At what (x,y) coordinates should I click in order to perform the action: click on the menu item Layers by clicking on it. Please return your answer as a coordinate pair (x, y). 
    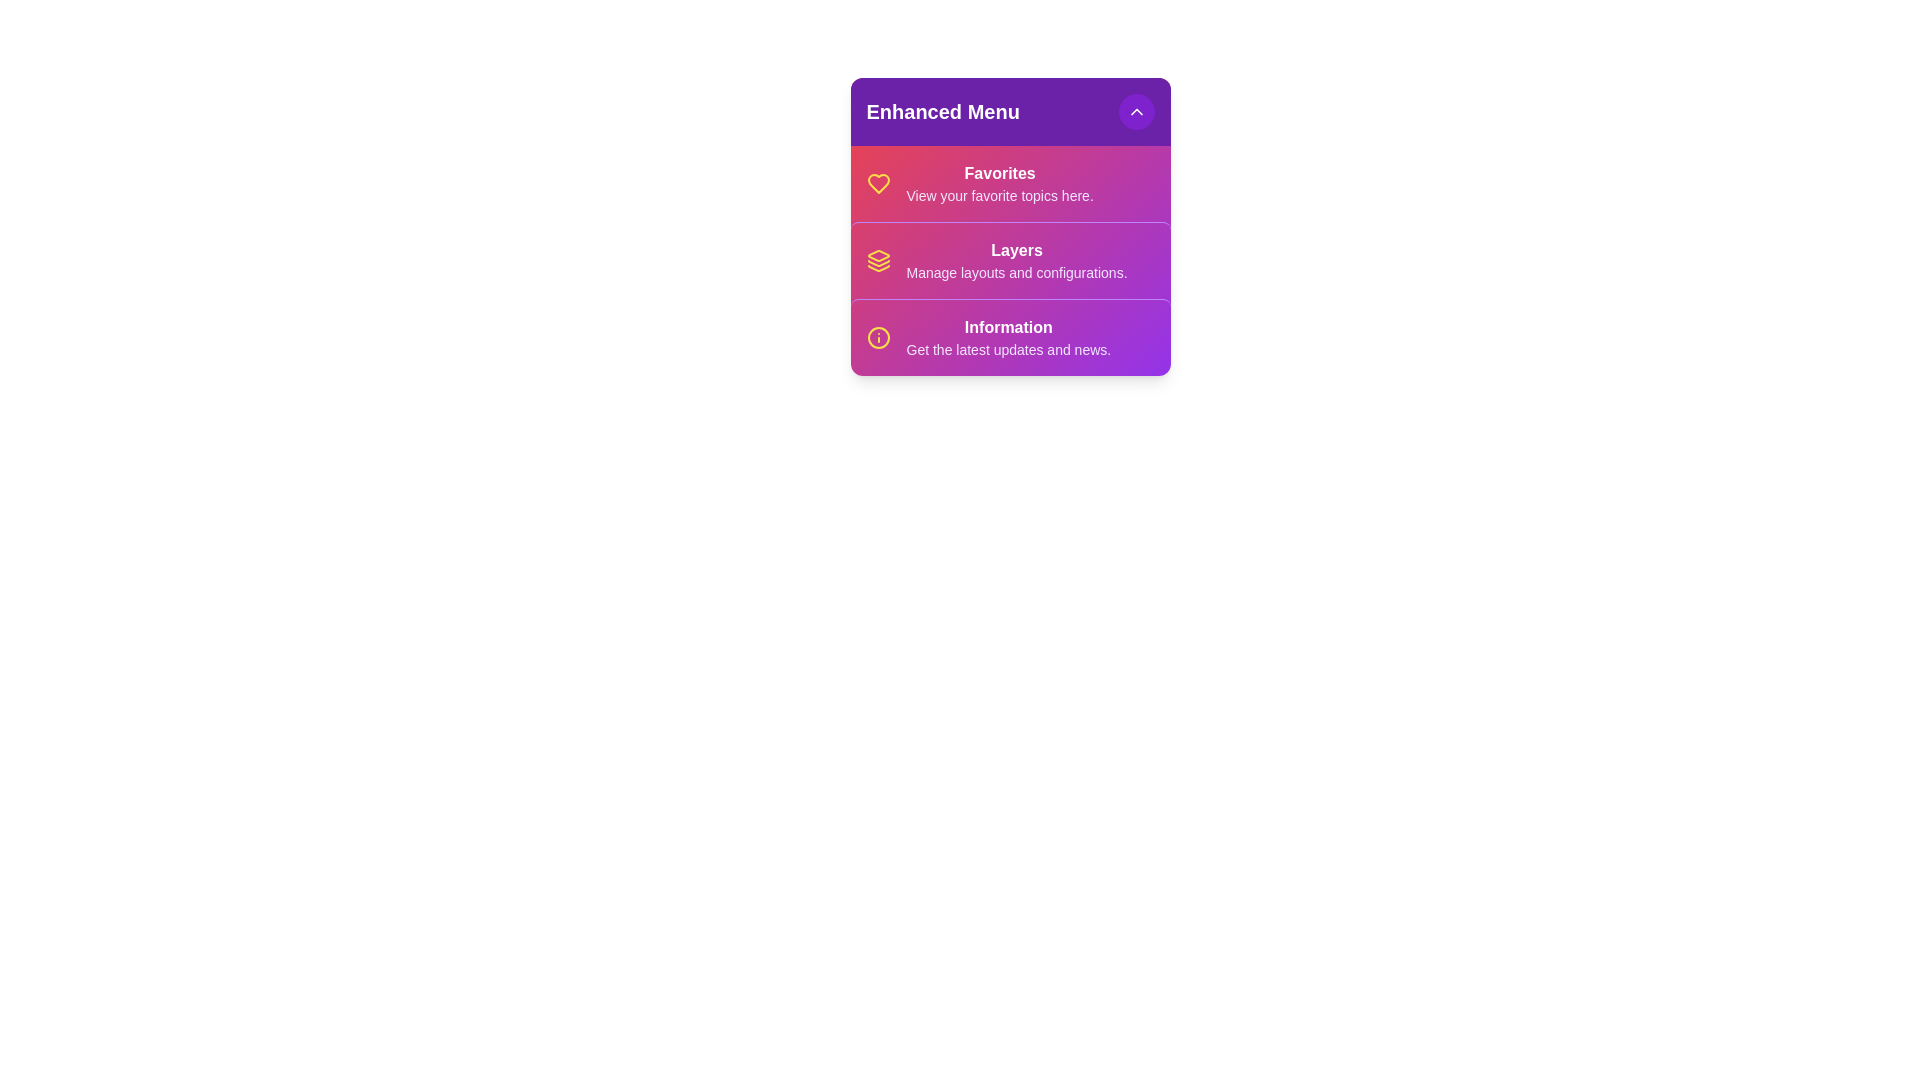
    Looking at the image, I should click on (1010, 259).